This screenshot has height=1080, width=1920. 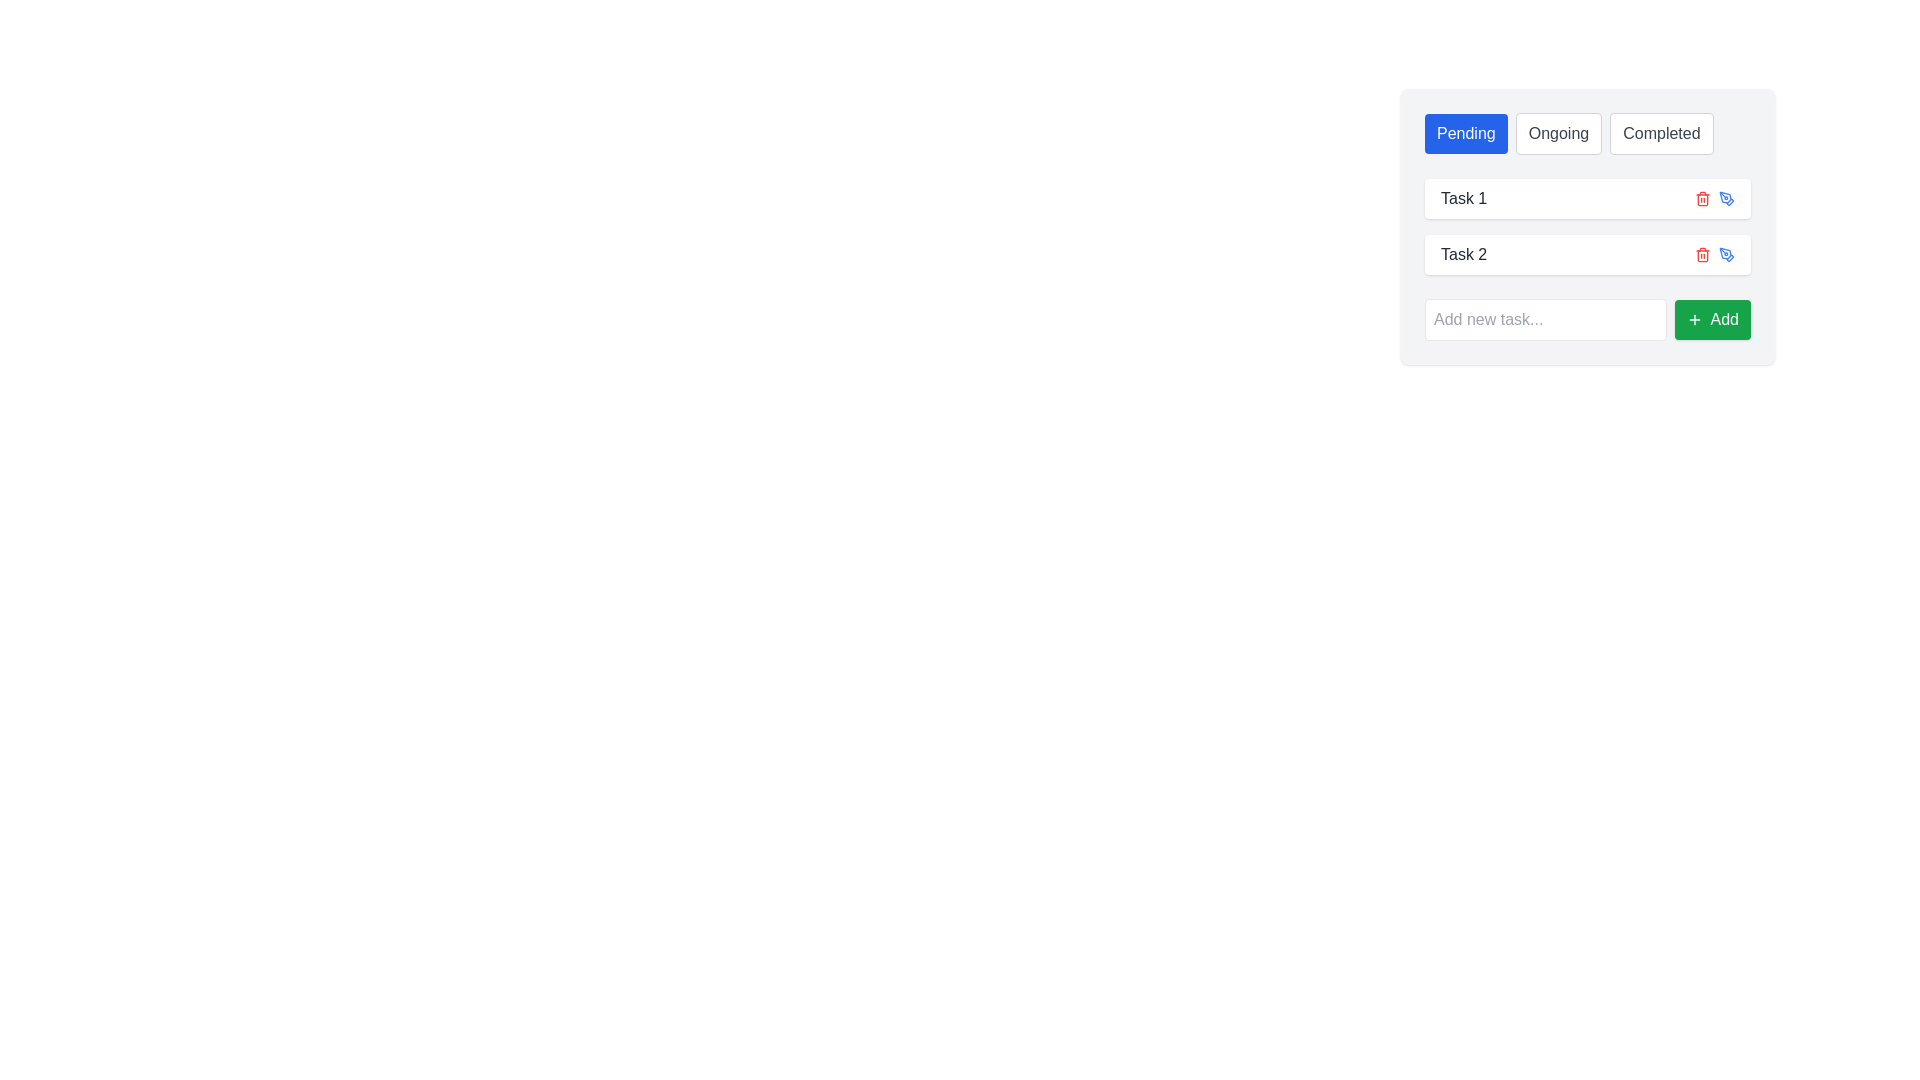 What do you see at coordinates (1587, 134) in the screenshot?
I see `the 'Ongoing' button in the Tab navigation bar` at bounding box center [1587, 134].